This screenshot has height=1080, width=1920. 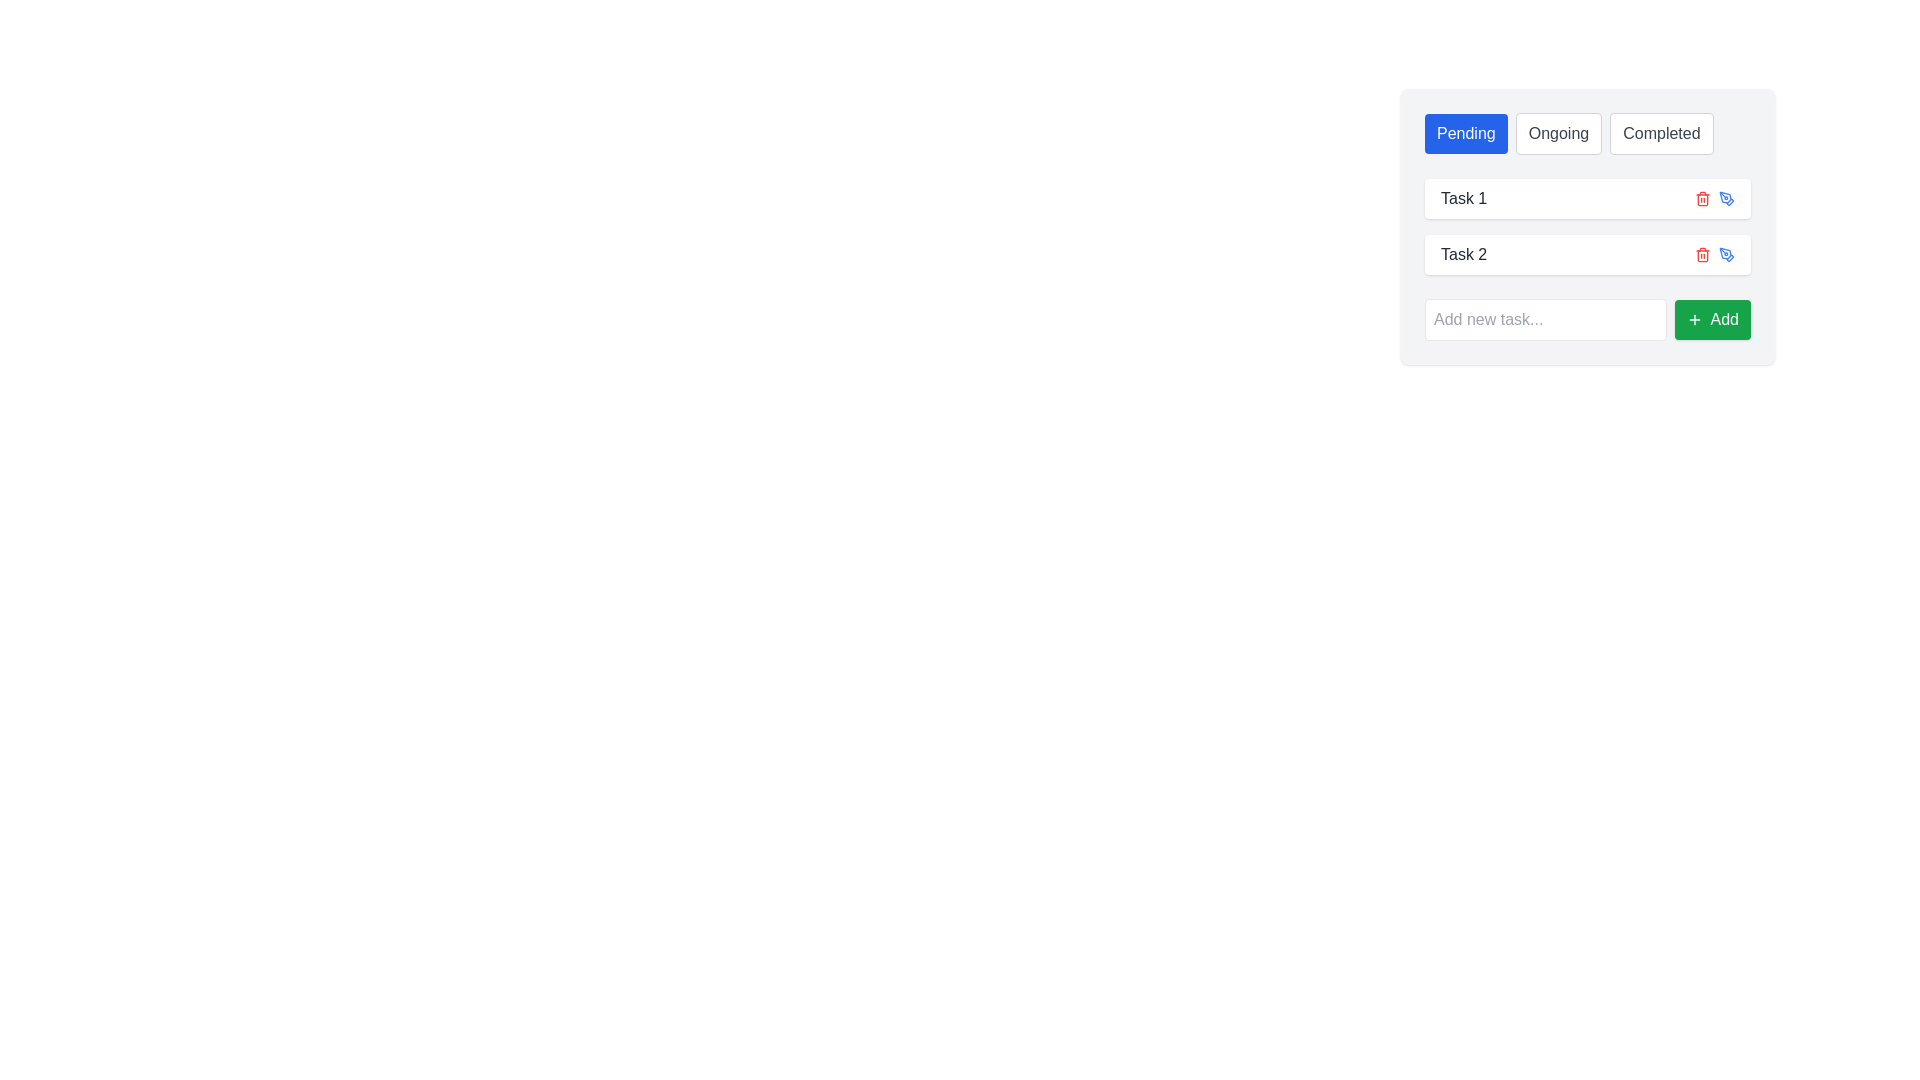 What do you see at coordinates (1587, 134) in the screenshot?
I see `the 'Ongoing' button in the Tab navigation bar` at bounding box center [1587, 134].